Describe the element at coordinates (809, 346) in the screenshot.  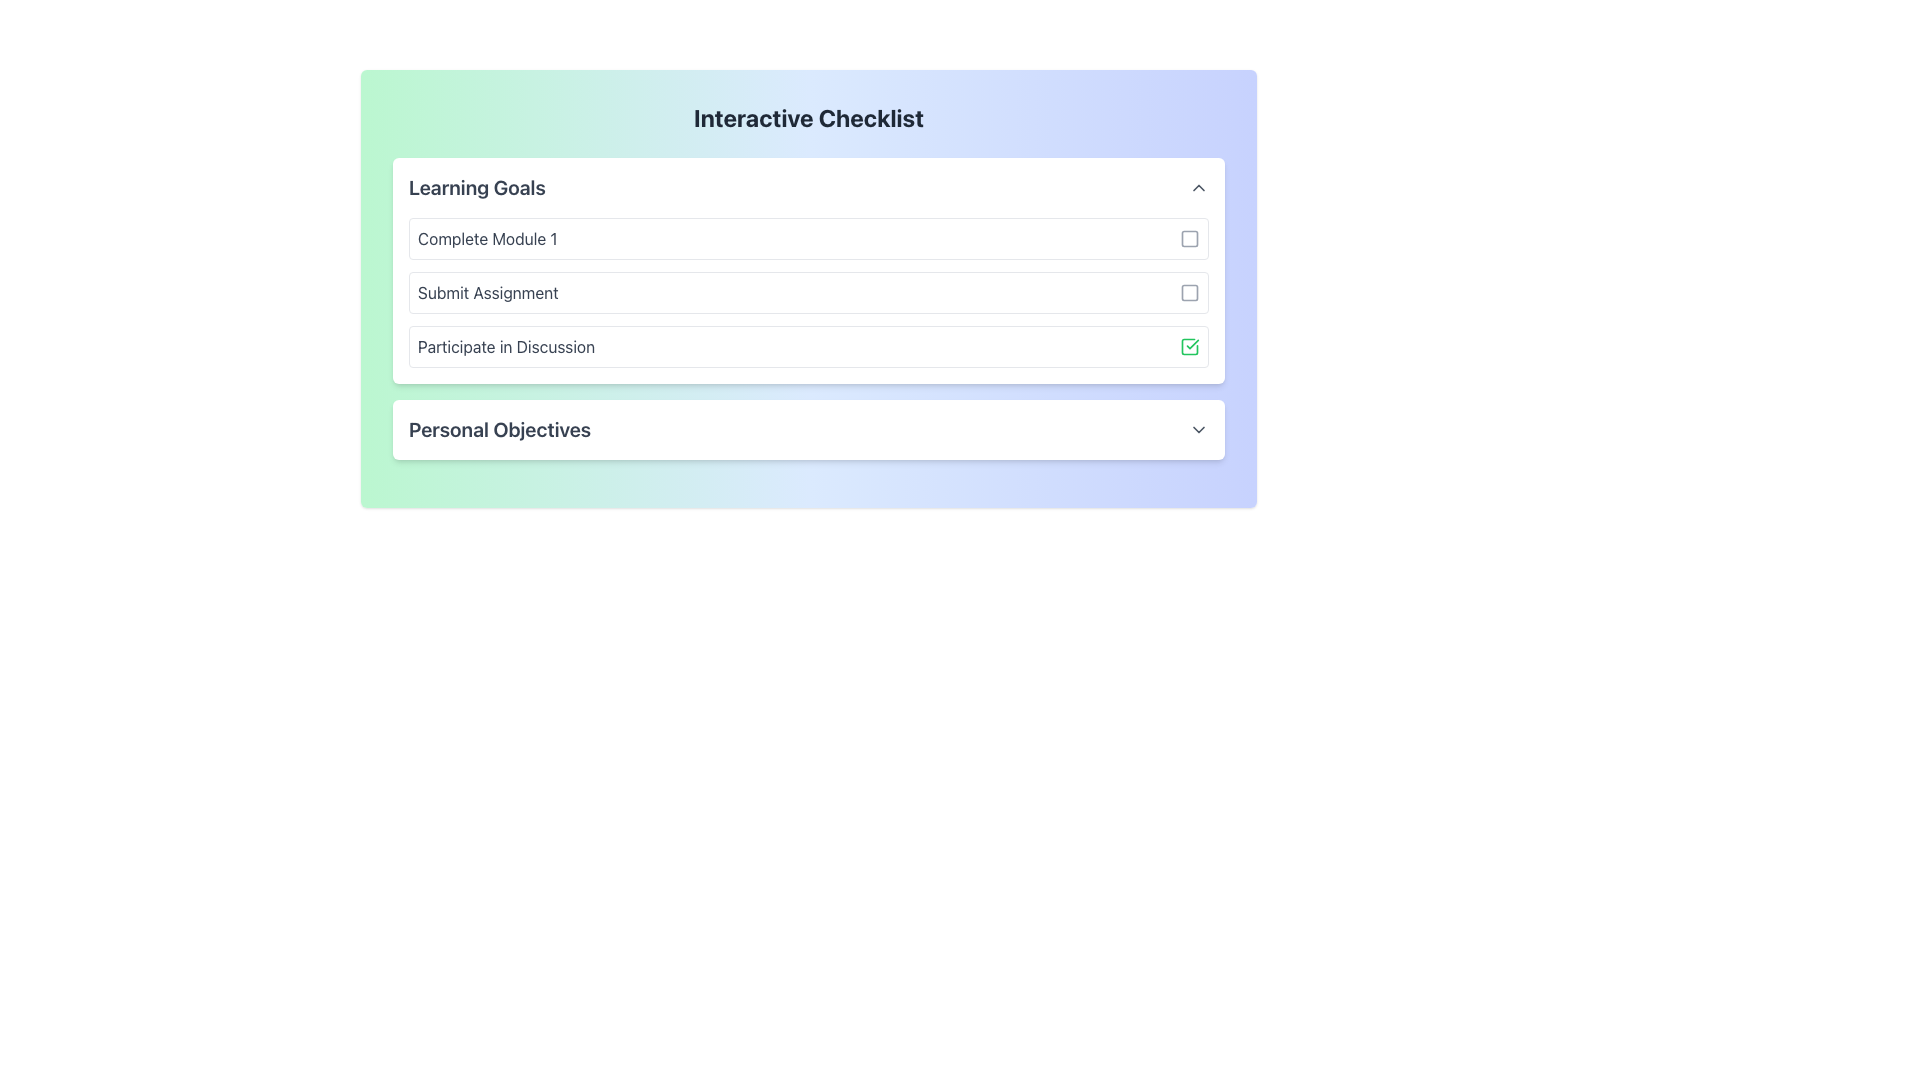
I see `the interactive button of the third checklist item under the 'Learning Goals' section` at that location.